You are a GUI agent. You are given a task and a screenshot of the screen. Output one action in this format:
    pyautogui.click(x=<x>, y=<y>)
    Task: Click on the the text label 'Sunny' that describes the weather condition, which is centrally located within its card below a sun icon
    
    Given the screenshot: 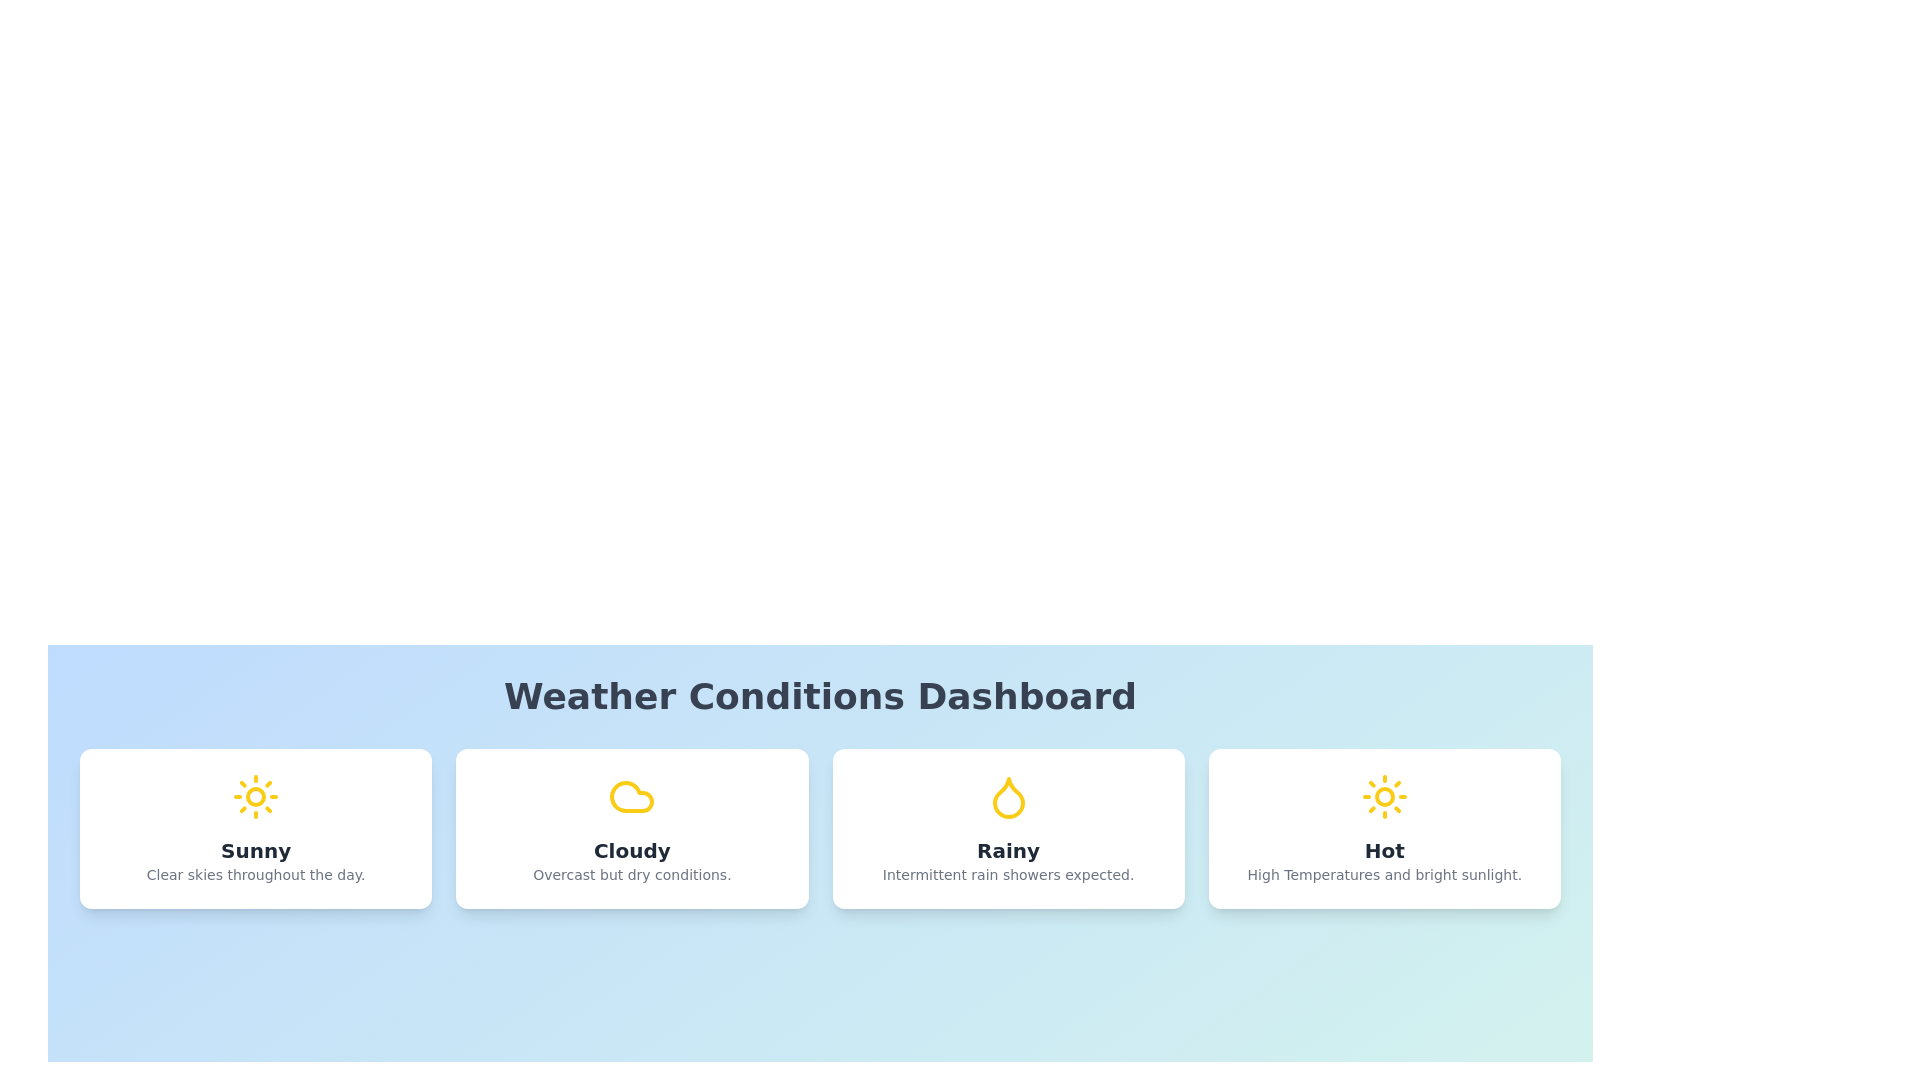 What is the action you would take?
    pyautogui.click(x=255, y=851)
    